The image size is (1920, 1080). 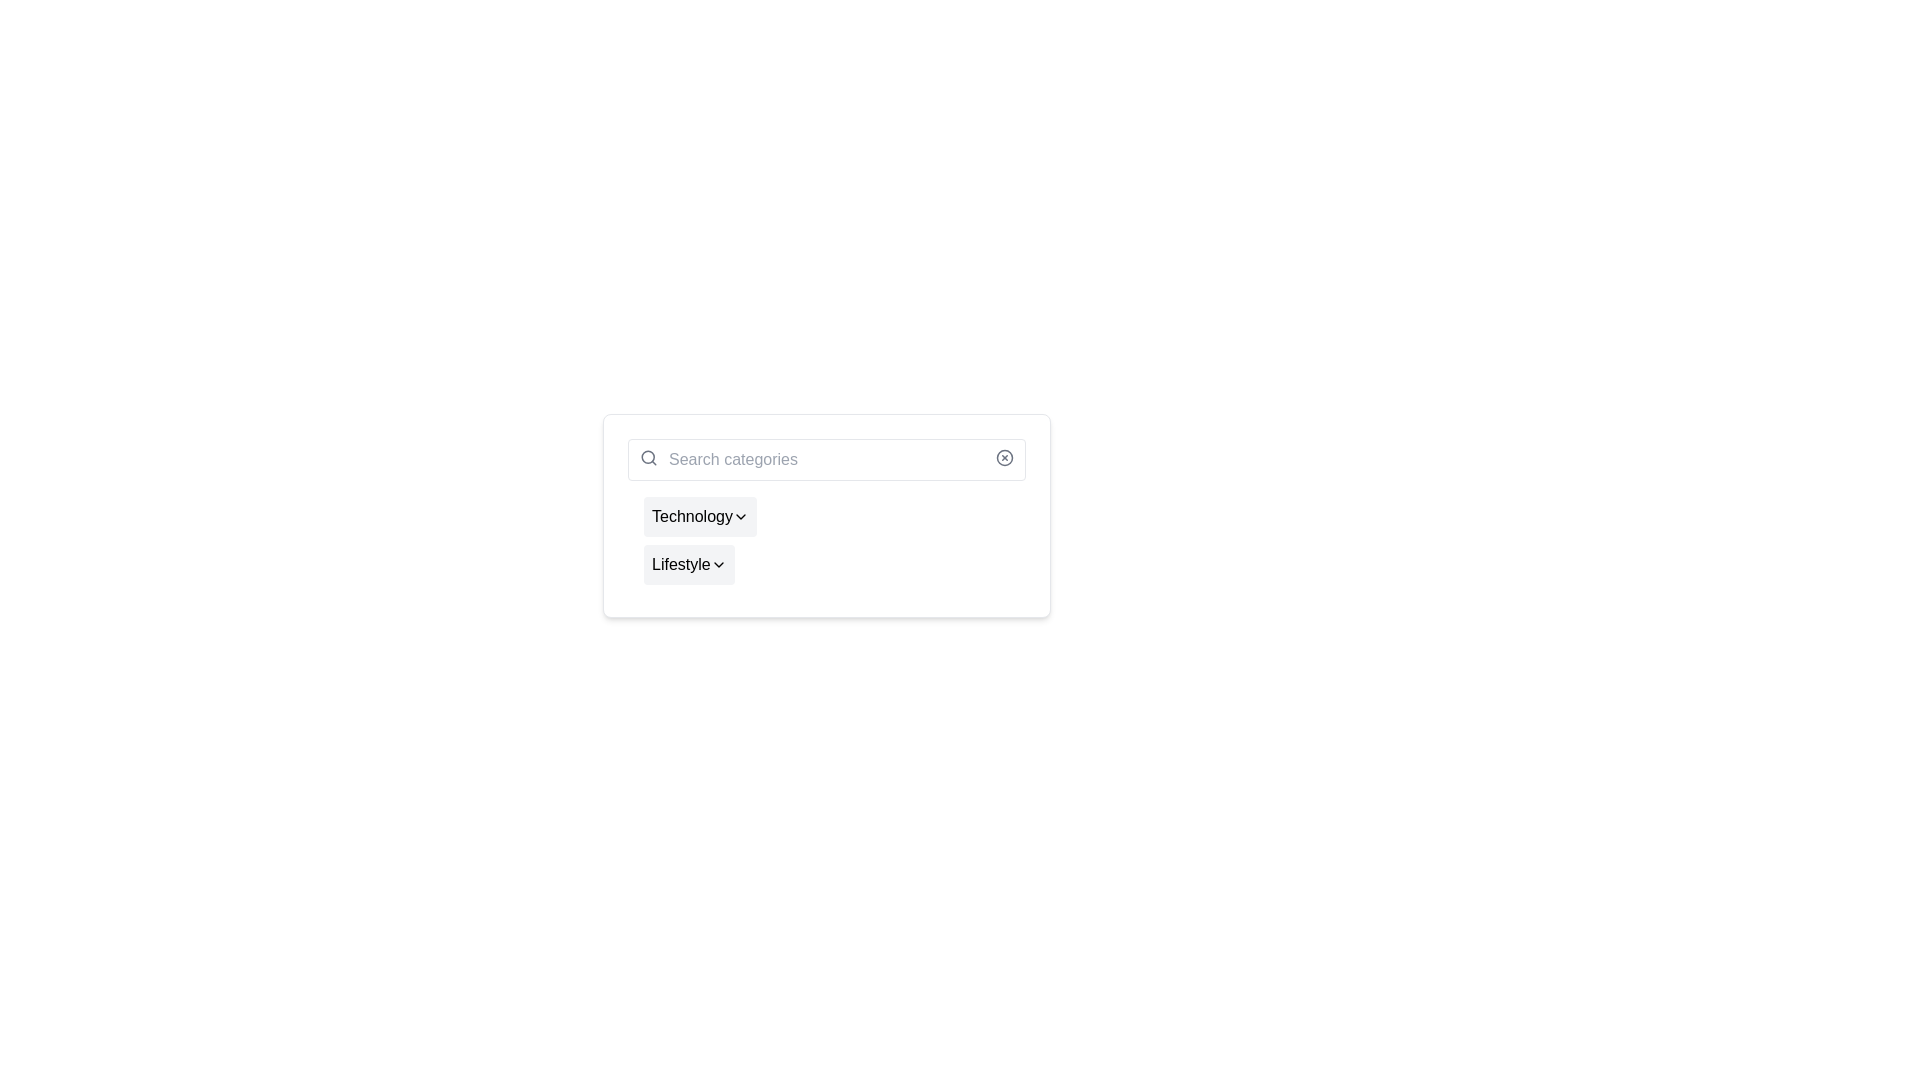 I want to click on the 'Lifestyle' dropdown menu button, so click(x=835, y=564).